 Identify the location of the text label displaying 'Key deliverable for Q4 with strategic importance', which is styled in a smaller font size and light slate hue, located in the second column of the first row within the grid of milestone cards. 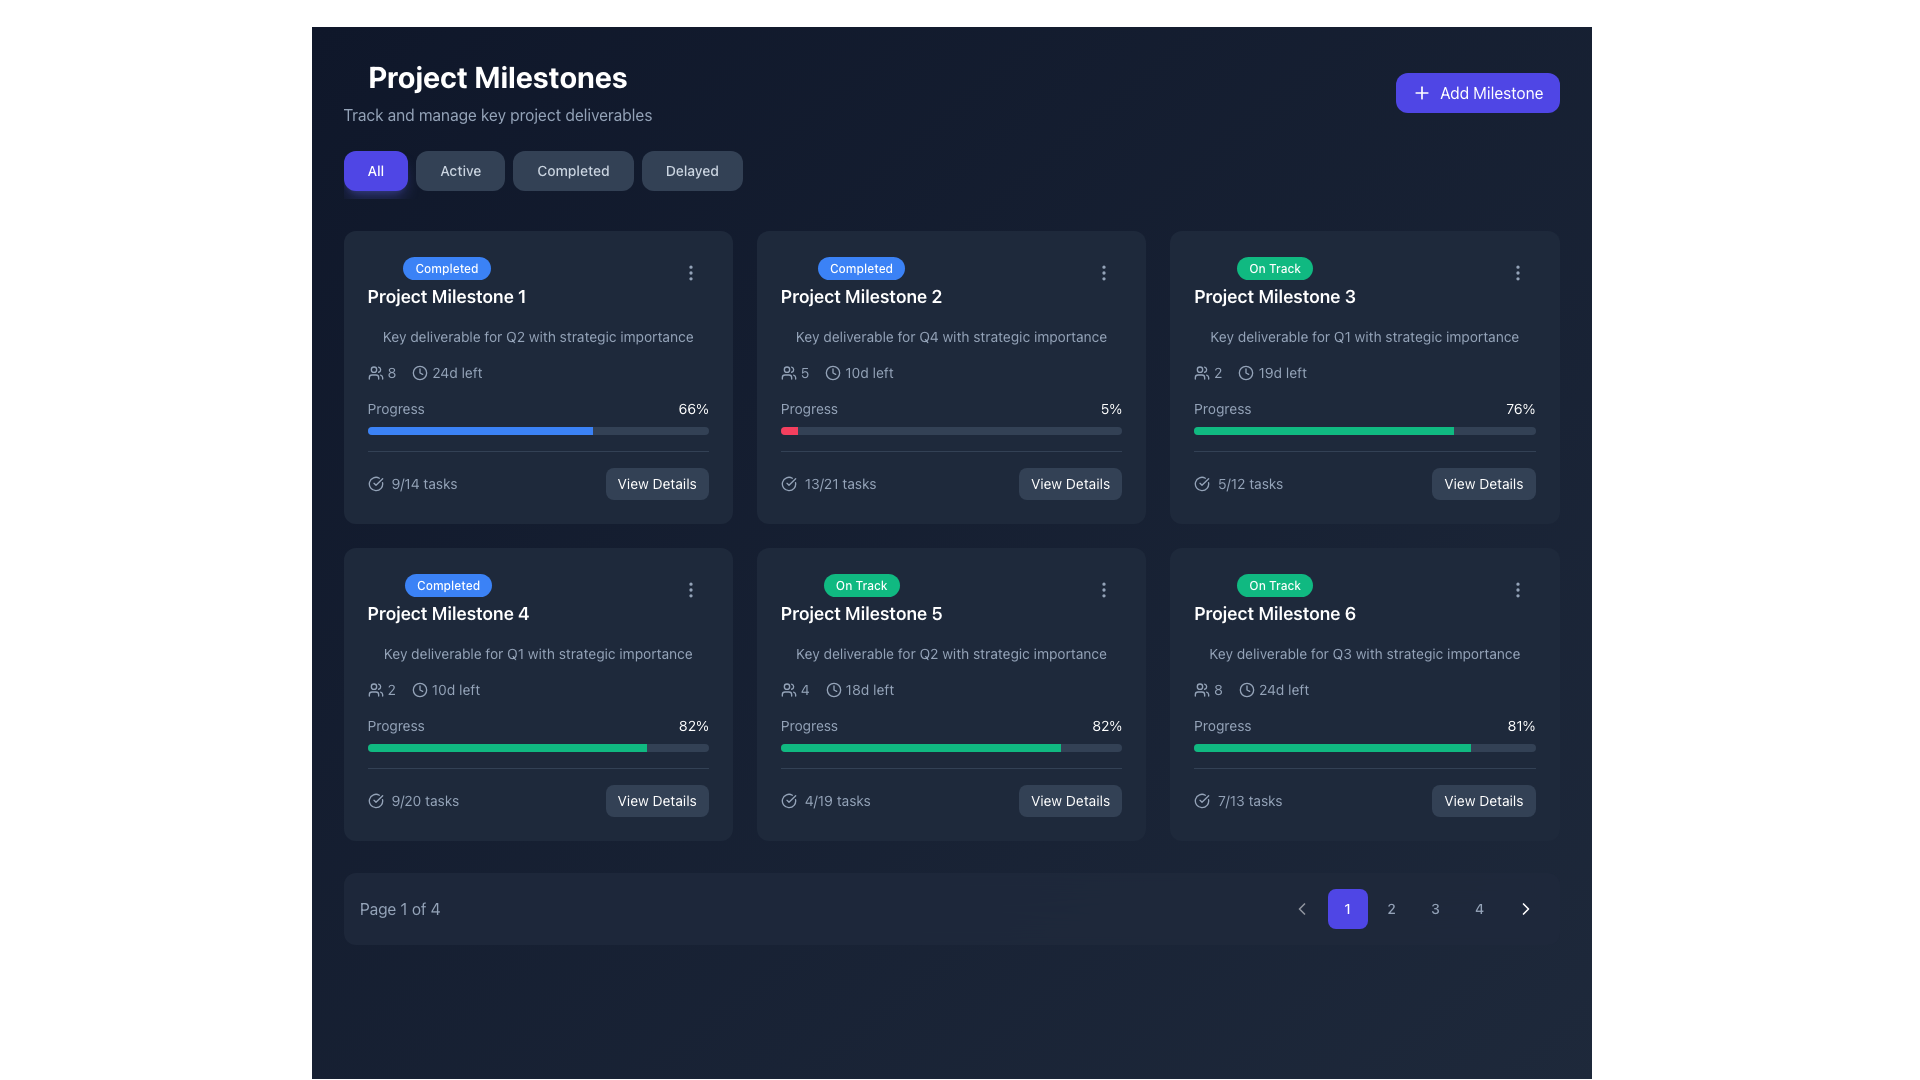
(950, 335).